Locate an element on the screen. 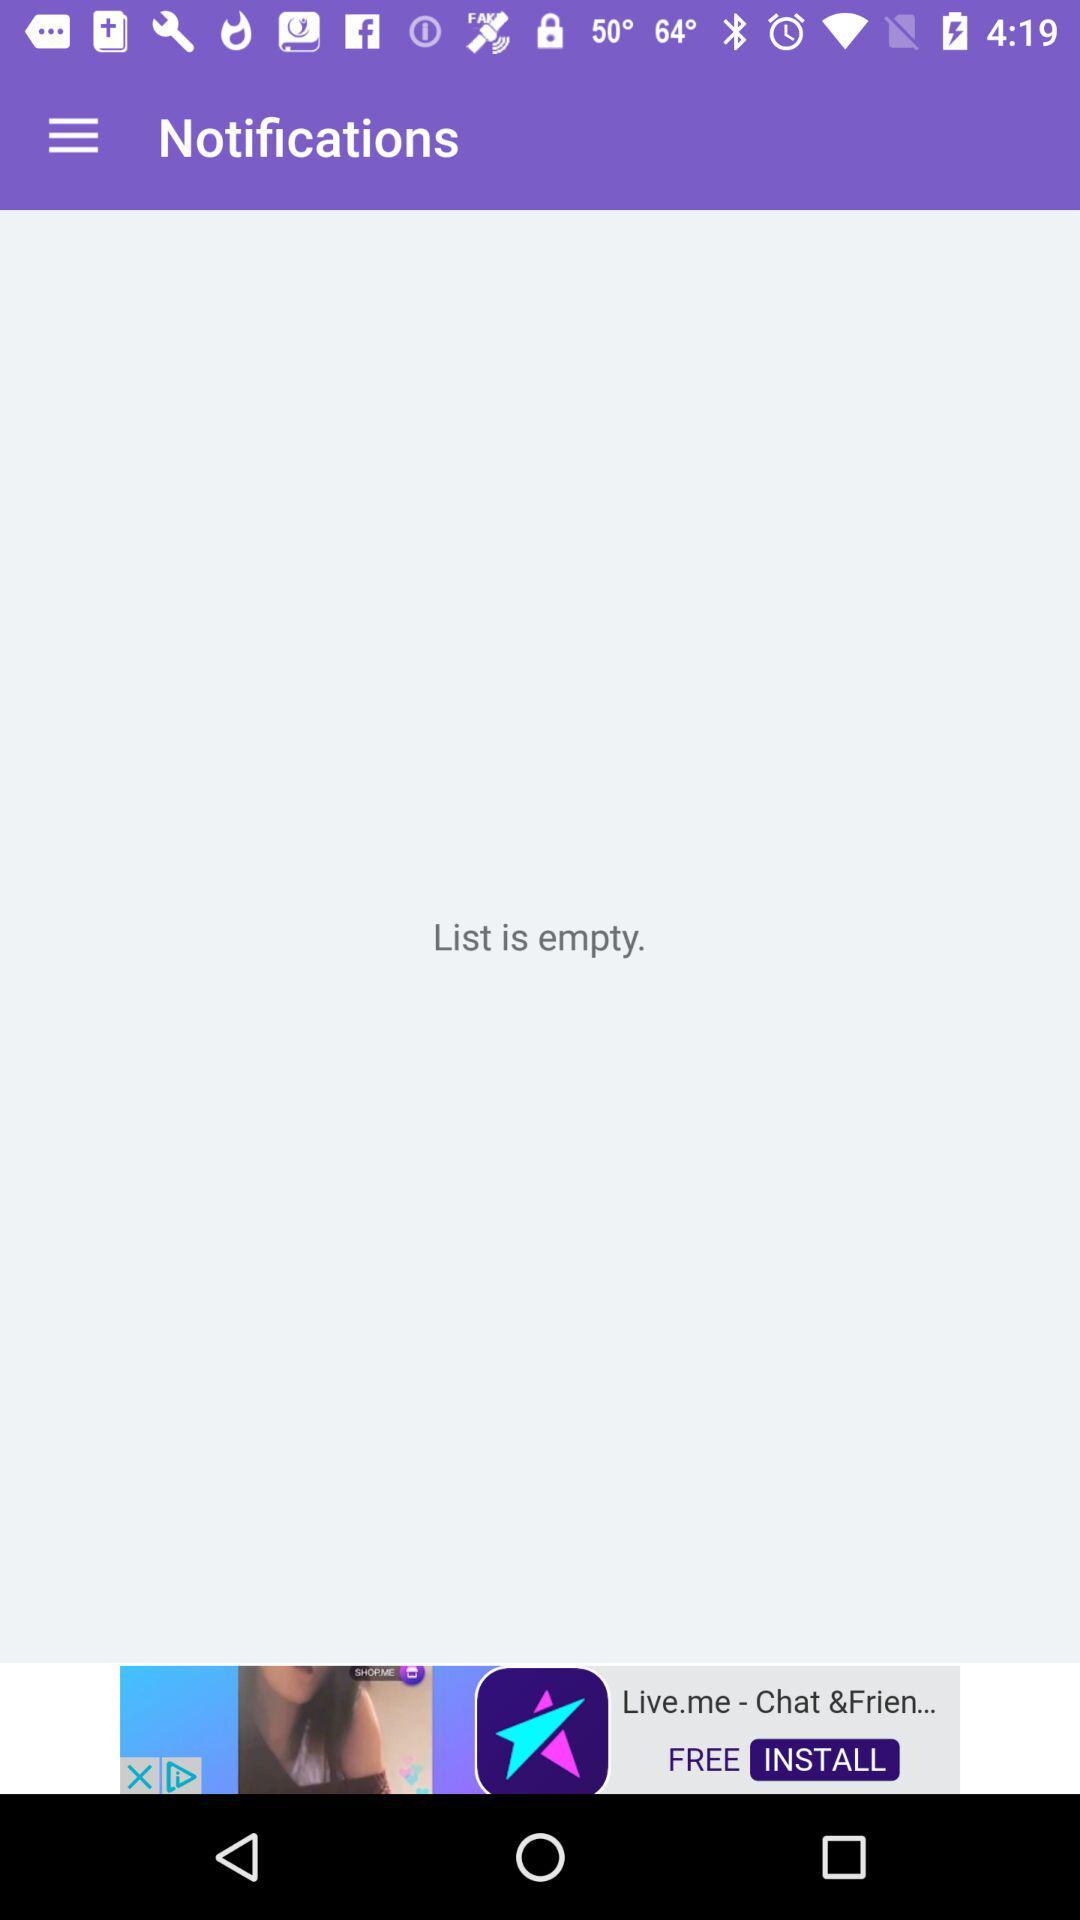 Image resolution: width=1080 pixels, height=1920 pixels. empty box is located at coordinates (540, 935).